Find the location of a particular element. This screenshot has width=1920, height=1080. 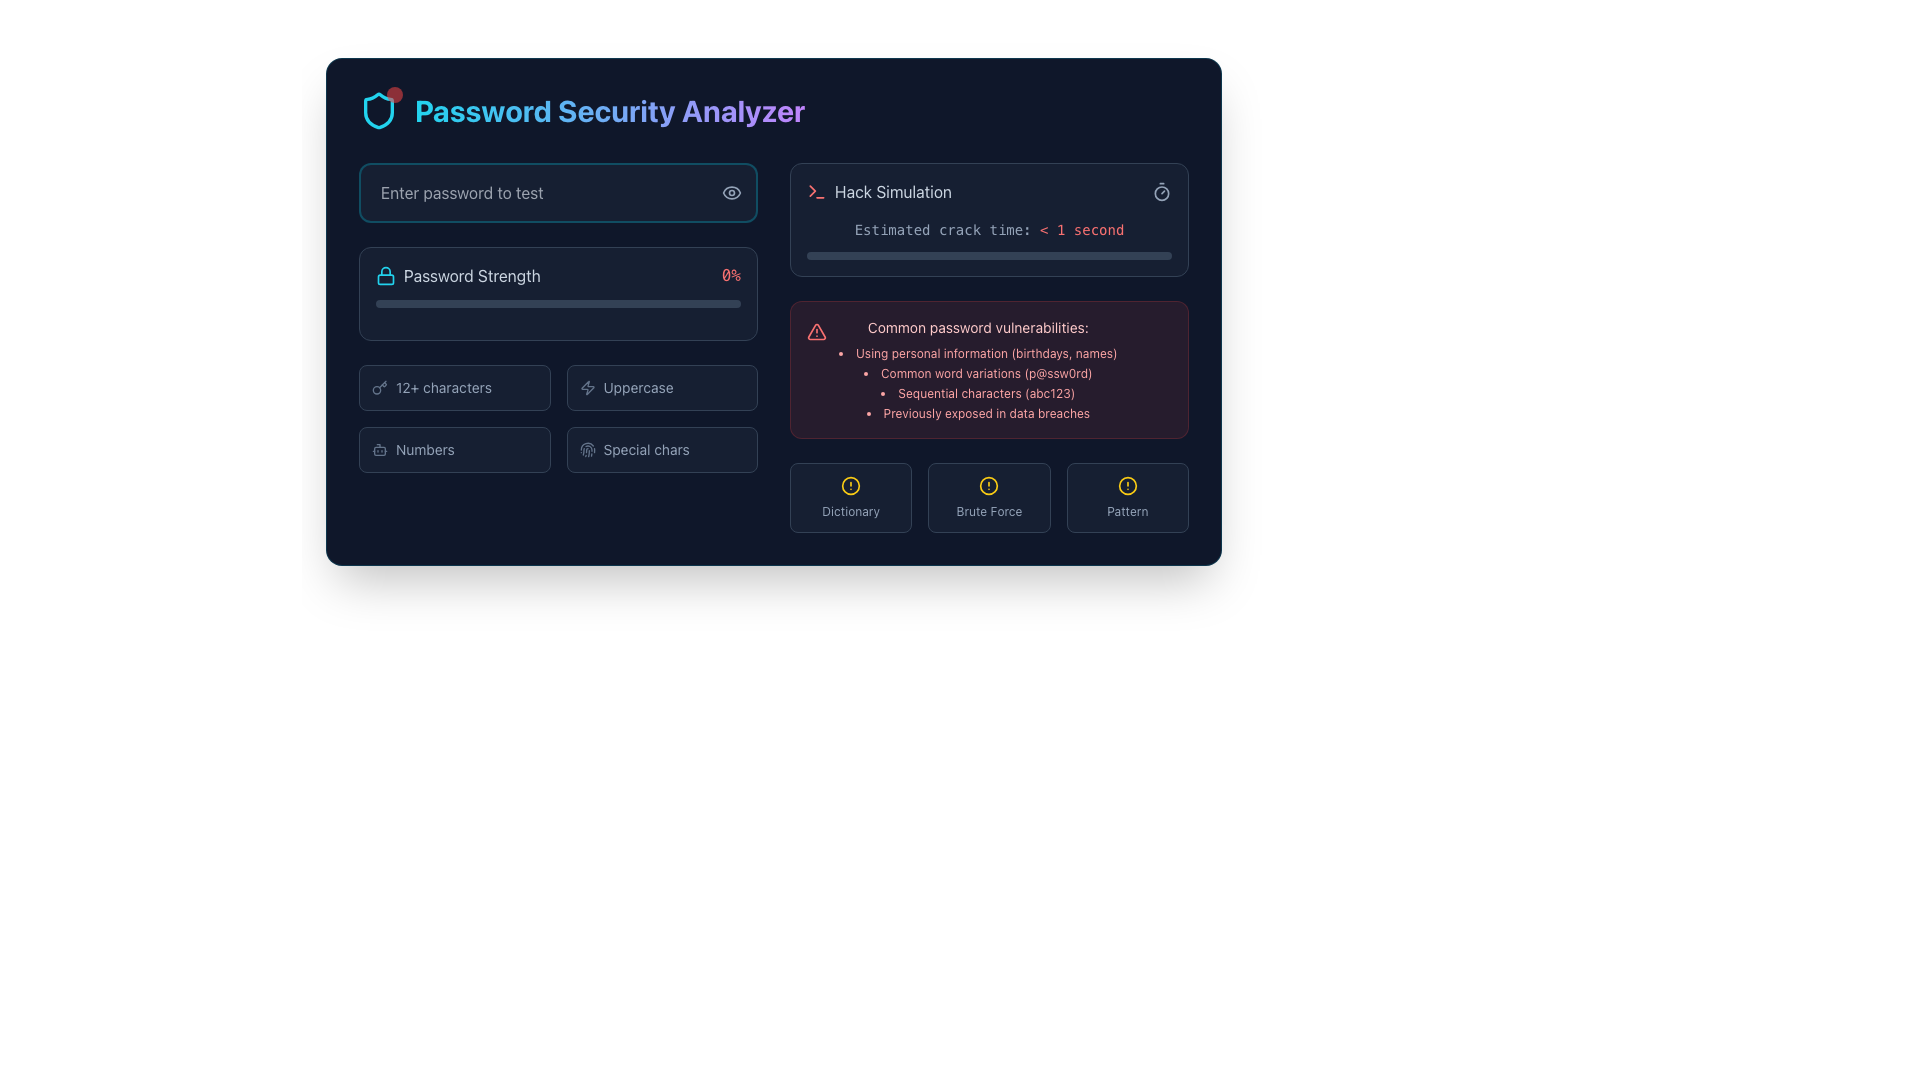

the Text indicator with accompanying icon related to uppercase character evaluation in the password assessment tool is located at coordinates (662, 388).